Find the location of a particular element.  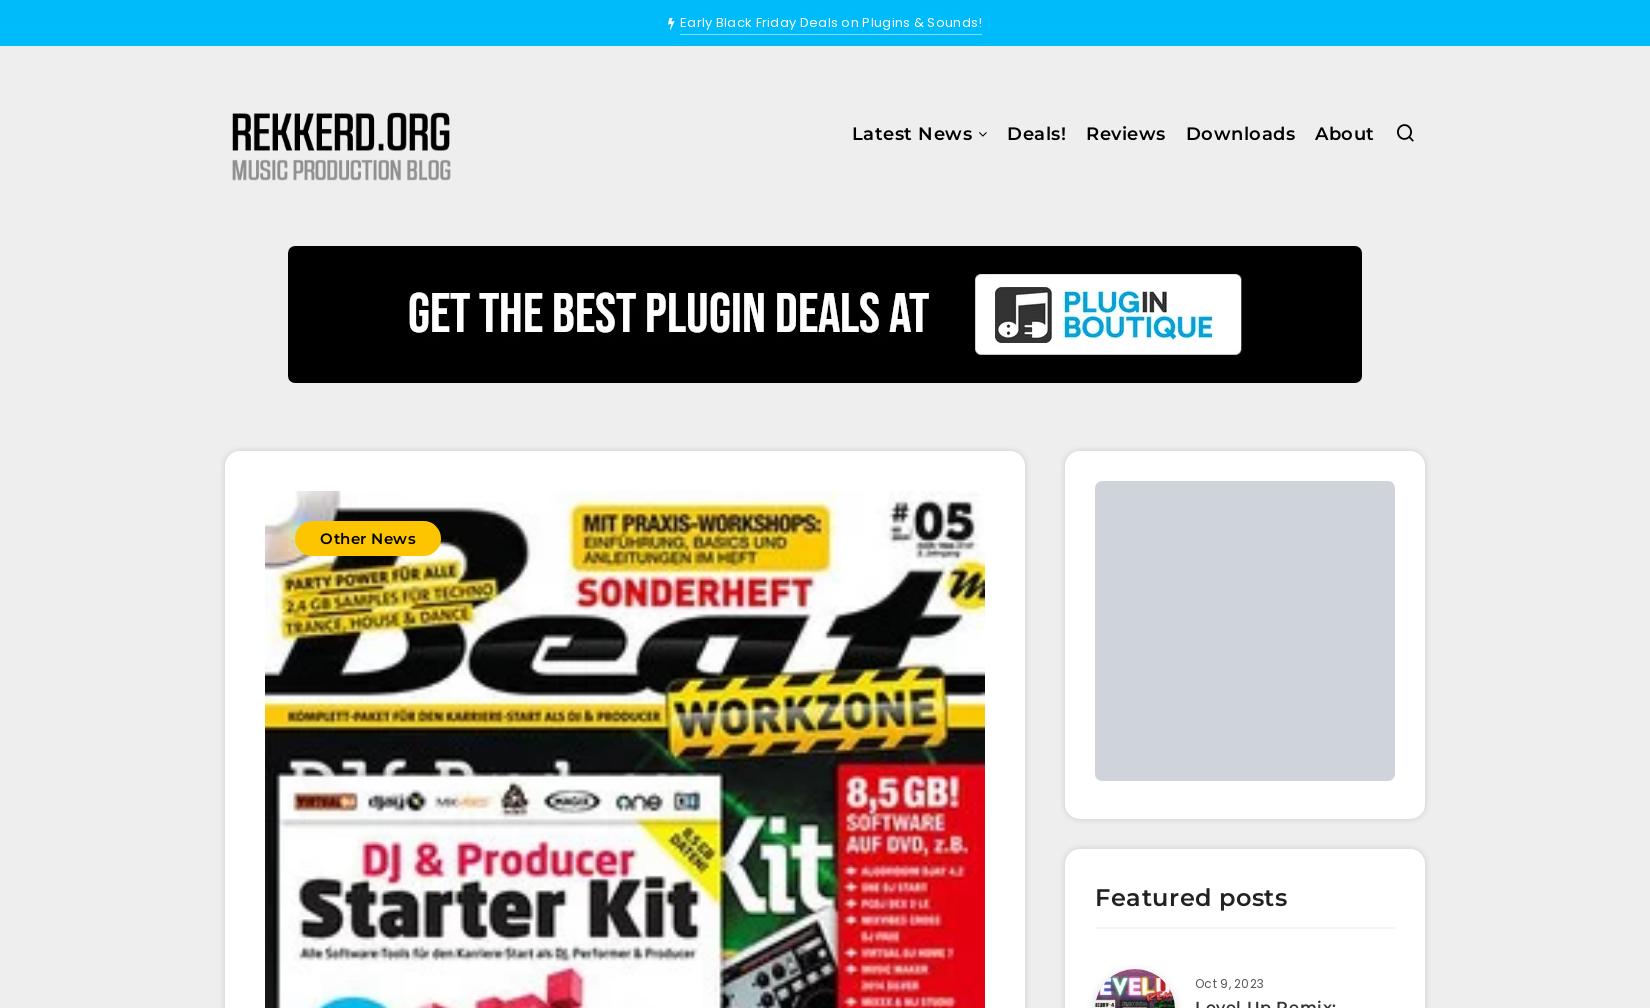

'Latest News' is located at coordinates (851, 133).